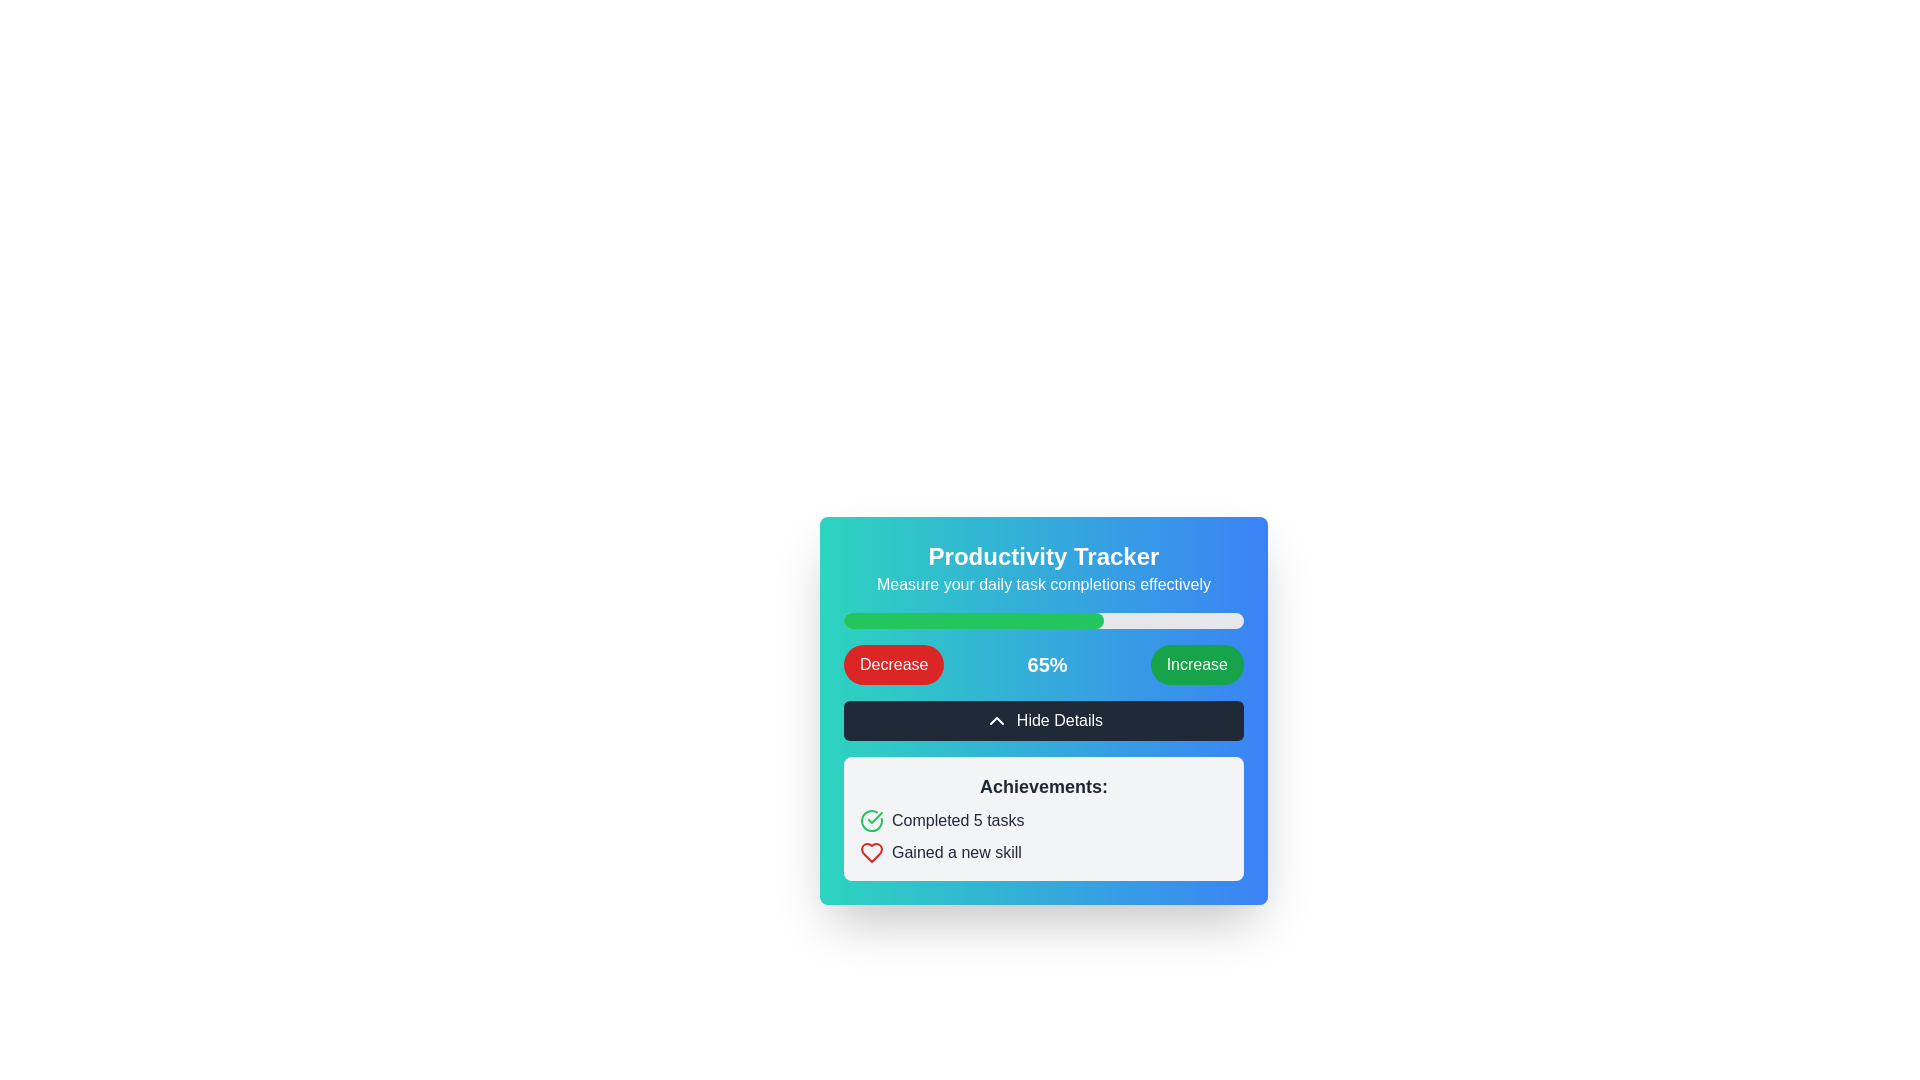 The height and width of the screenshot is (1080, 1920). I want to click on the appearance of the green check mark shape within the circular SVG icon, which indicates a completed achievement, so click(875, 817).